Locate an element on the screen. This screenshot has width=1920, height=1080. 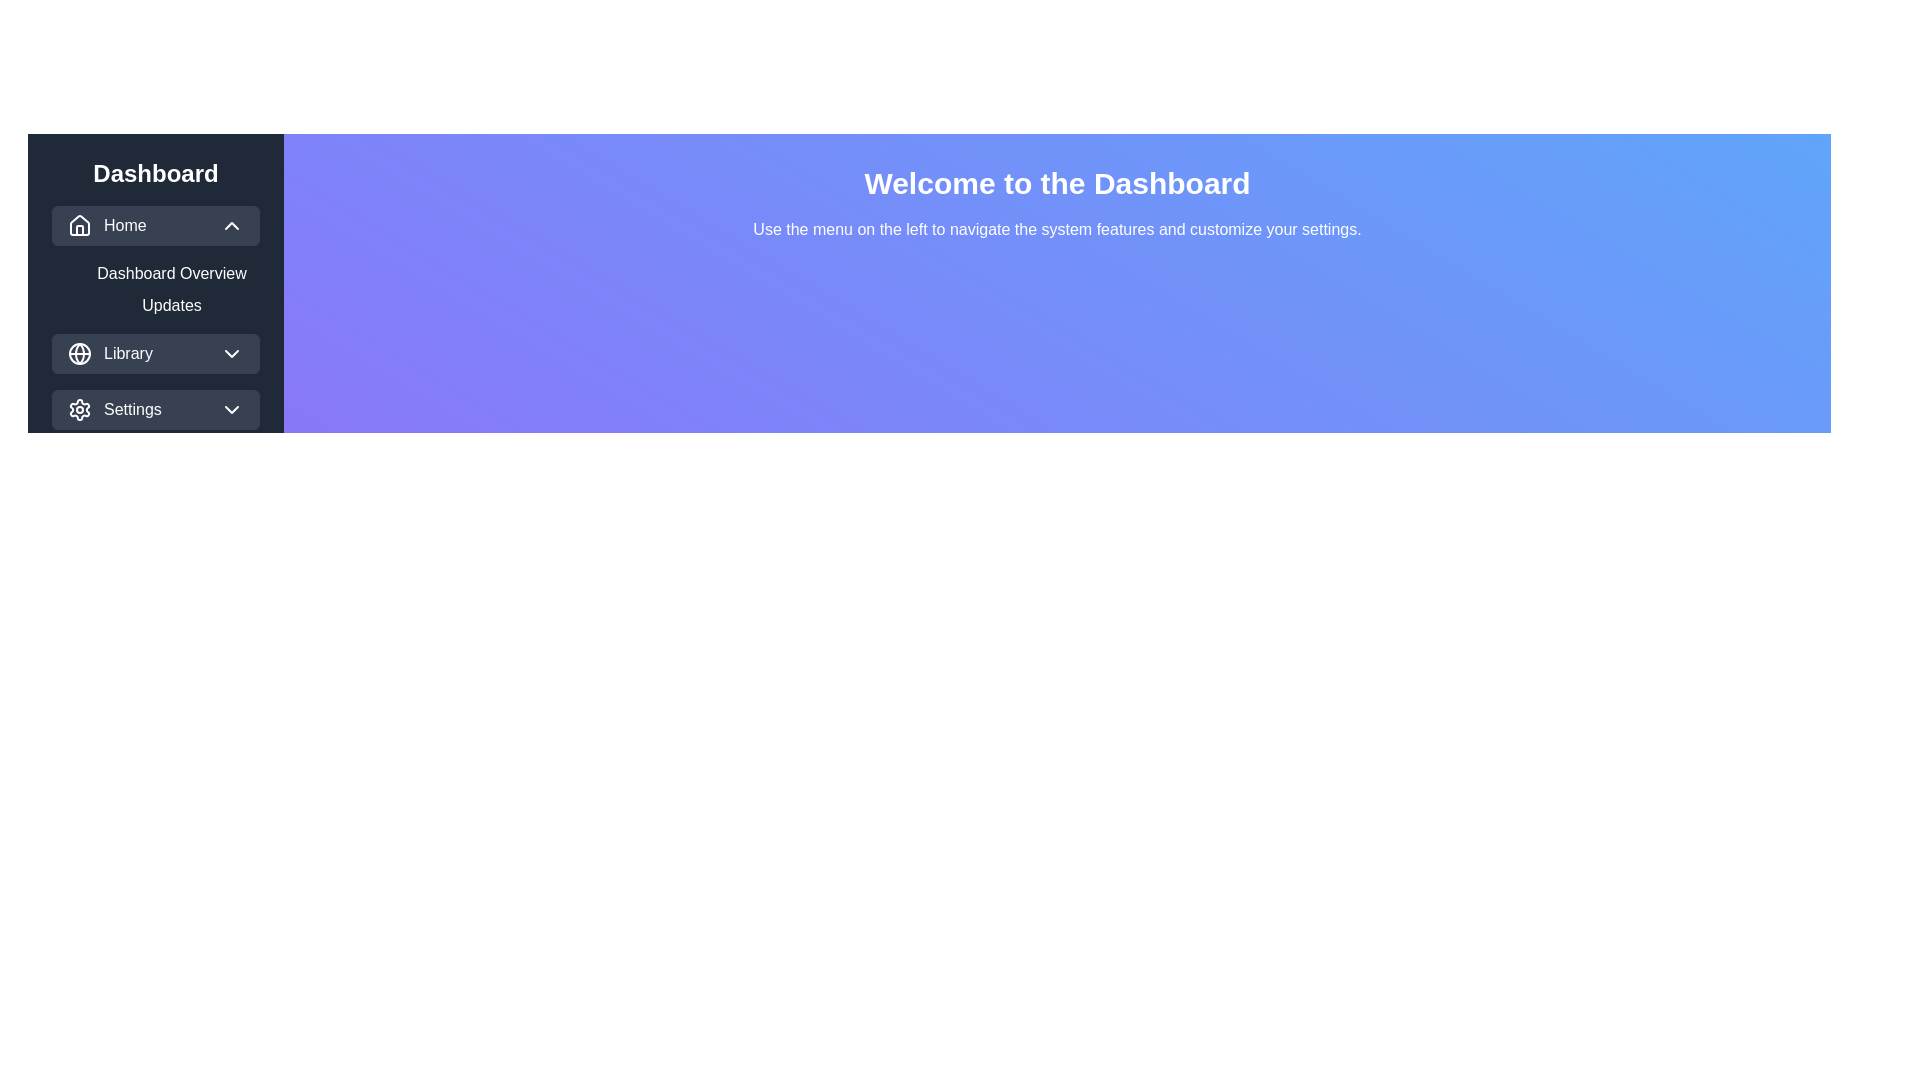
the 'Home' navigation menu item, which features a house icon and the text 'Home' within a dark rectangular background, located just below the 'Dashboard' heading in the sidebar is located at coordinates (106, 225).